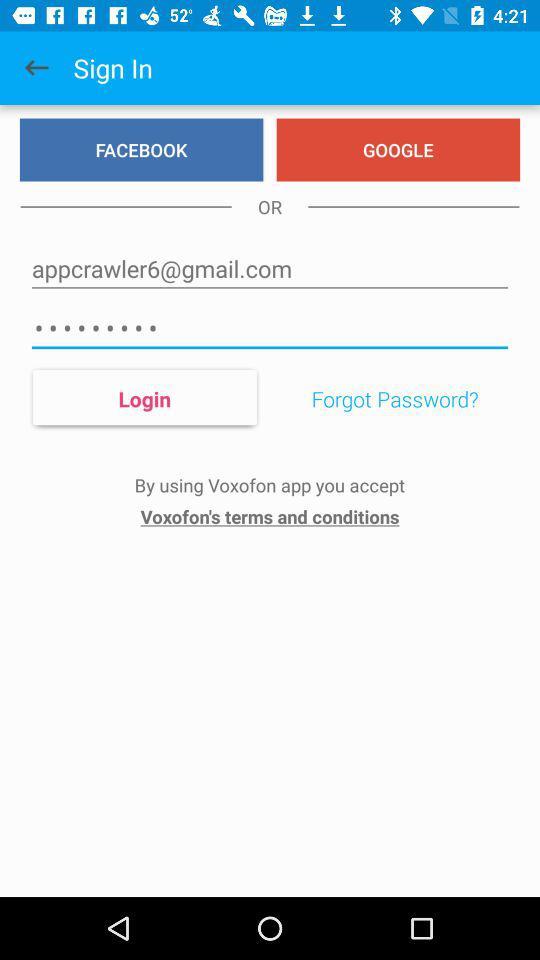  Describe the element at coordinates (395, 398) in the screenshot. I see `the icon to the right of login item` at that location.